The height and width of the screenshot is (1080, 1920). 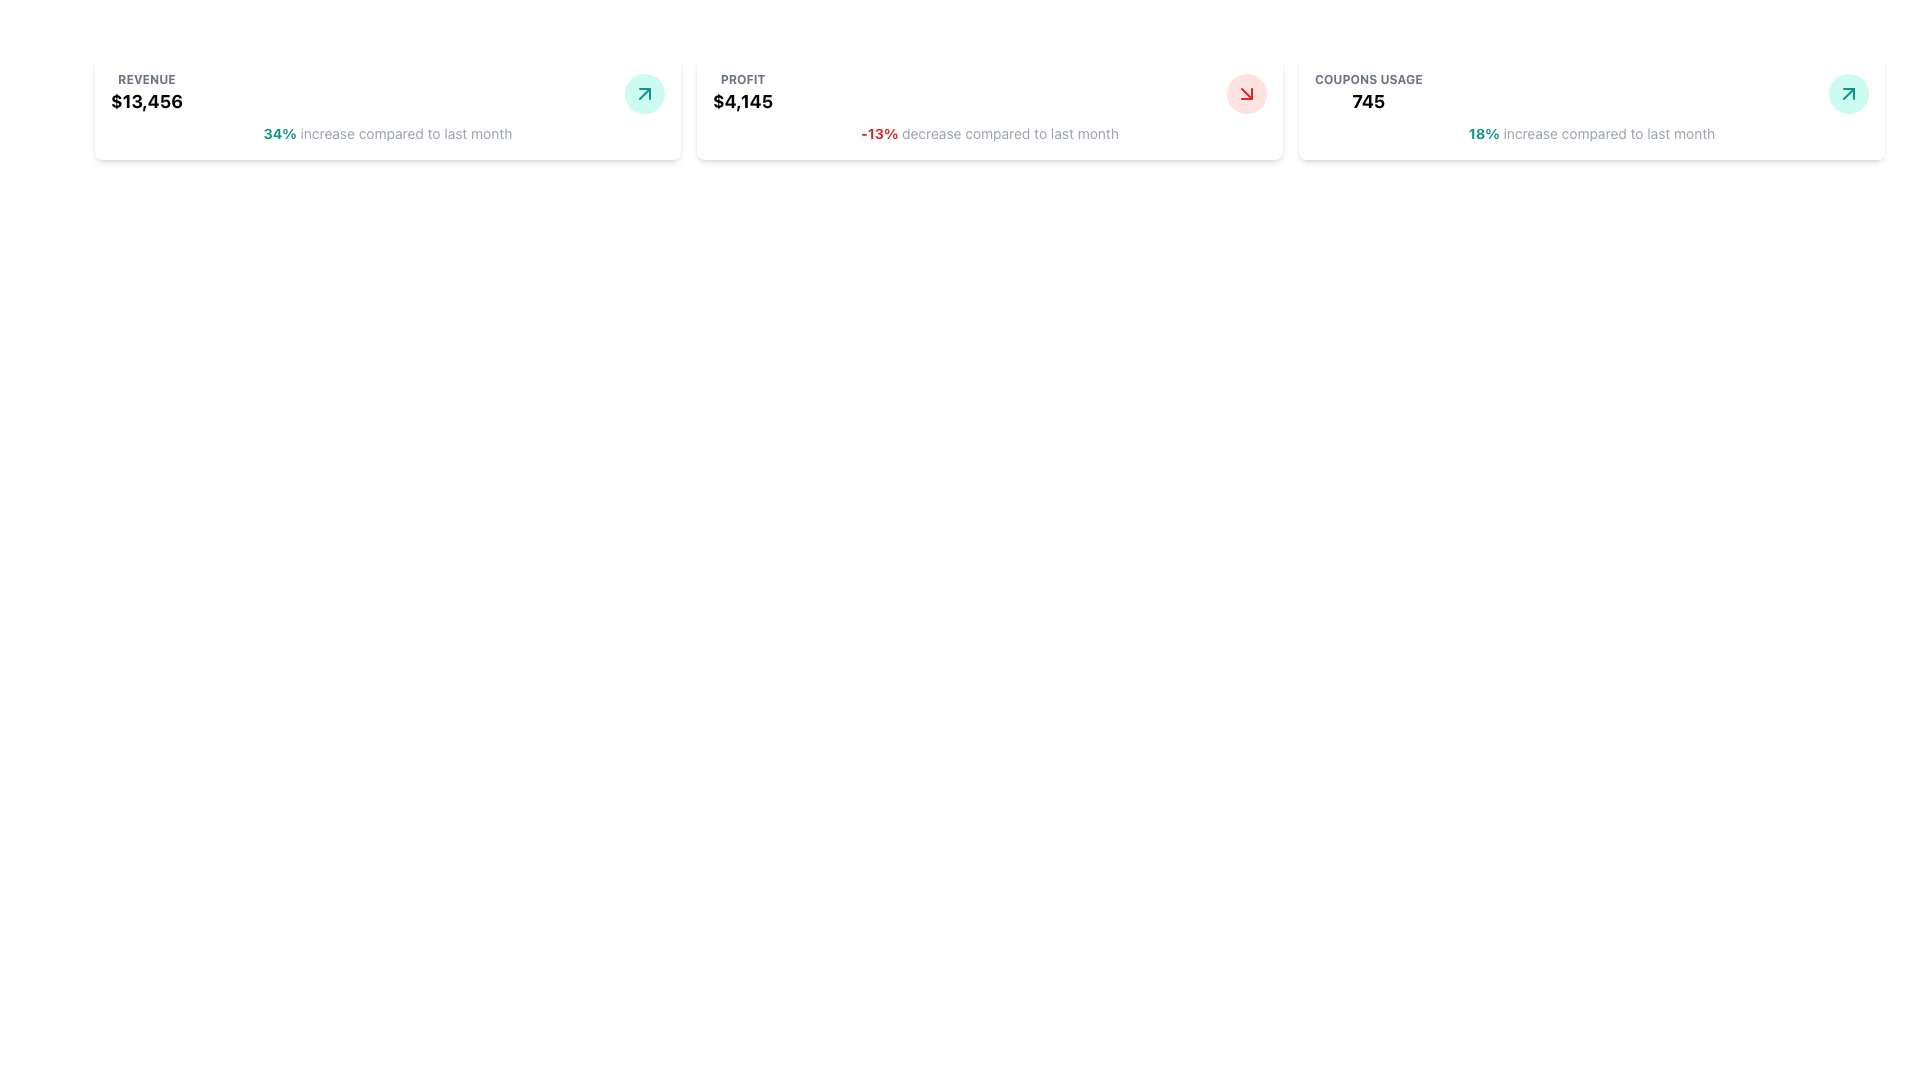 What do you see at coordinates (742, 93) in the screenshot?
I see `the profit amount text display element, which shows a value of $4,145 and is located in the second information card near the upper section of the layout` at bounding box center [742, 93].